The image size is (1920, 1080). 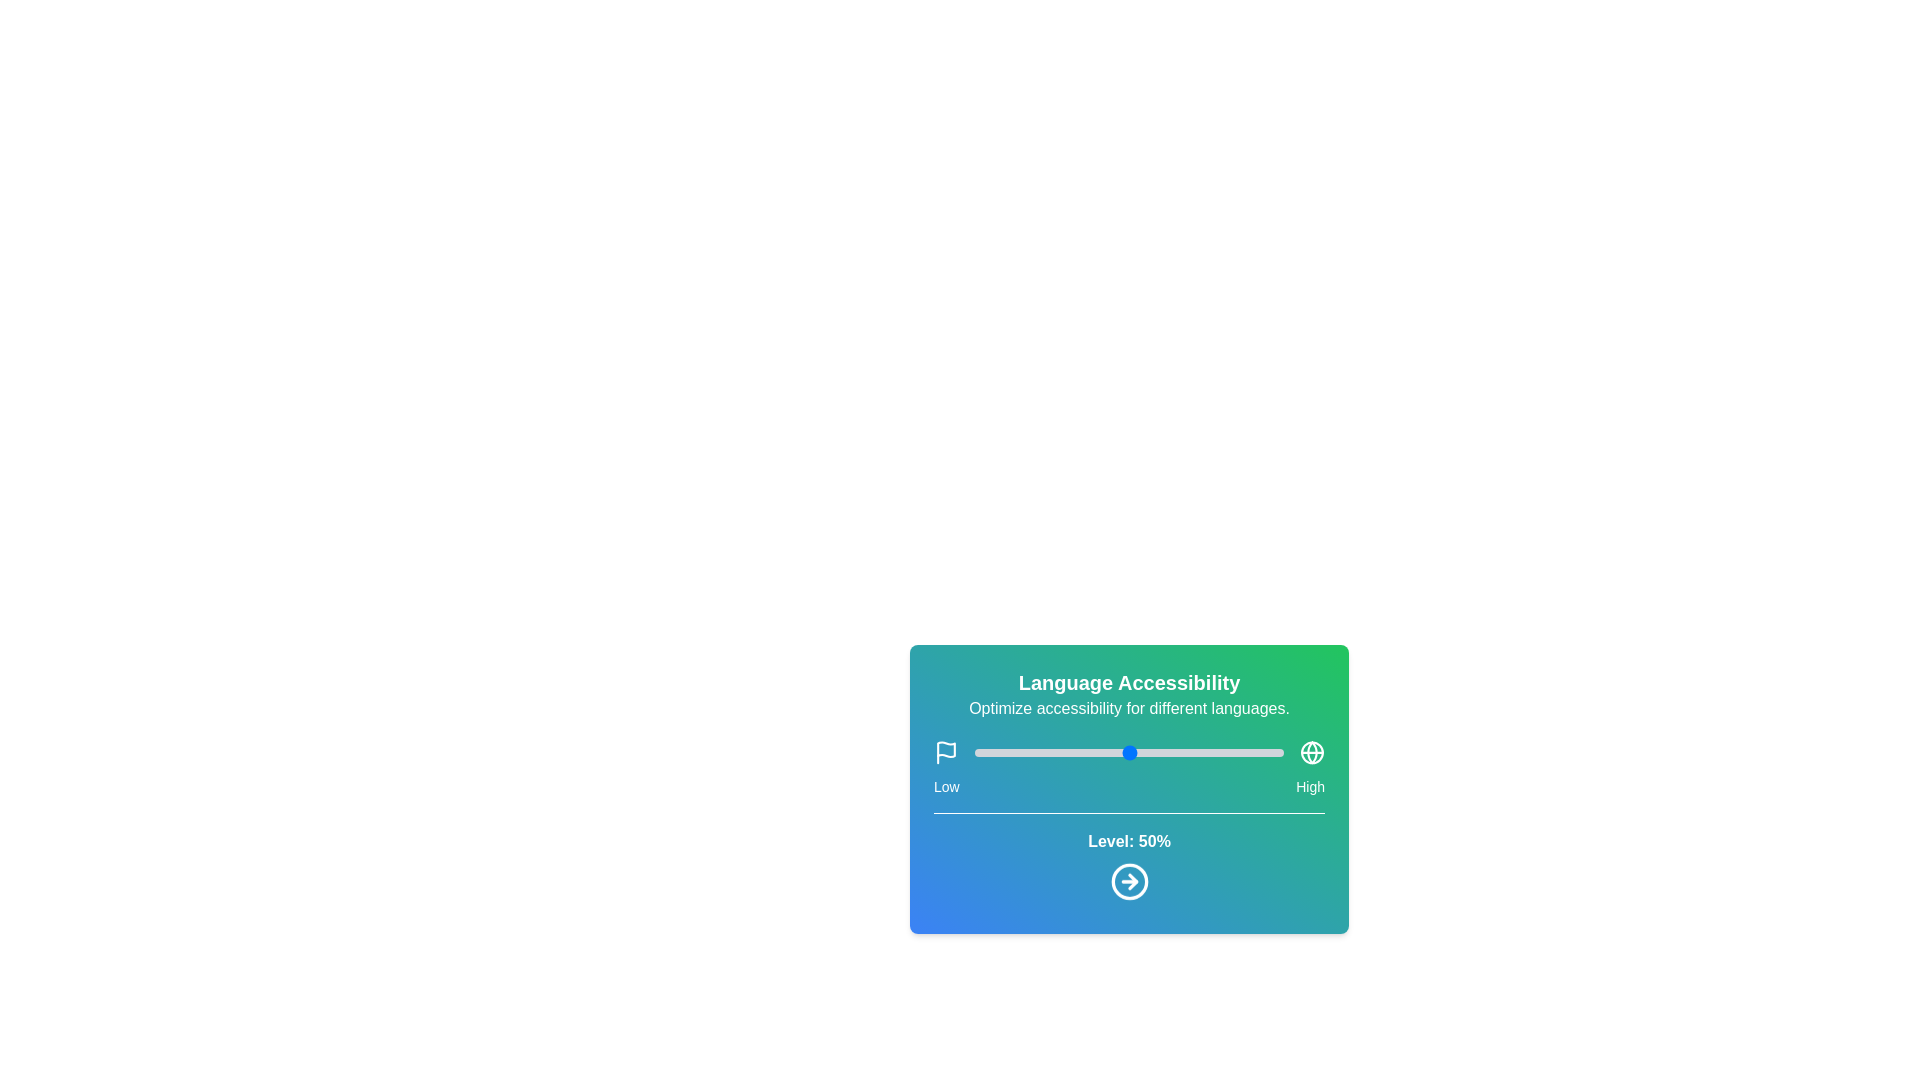 What do you see at coordinates (1054, 752) in the screenshot?
I see `the slider to set the language accessibility level to 26%` at bounding box center [1054, 752].